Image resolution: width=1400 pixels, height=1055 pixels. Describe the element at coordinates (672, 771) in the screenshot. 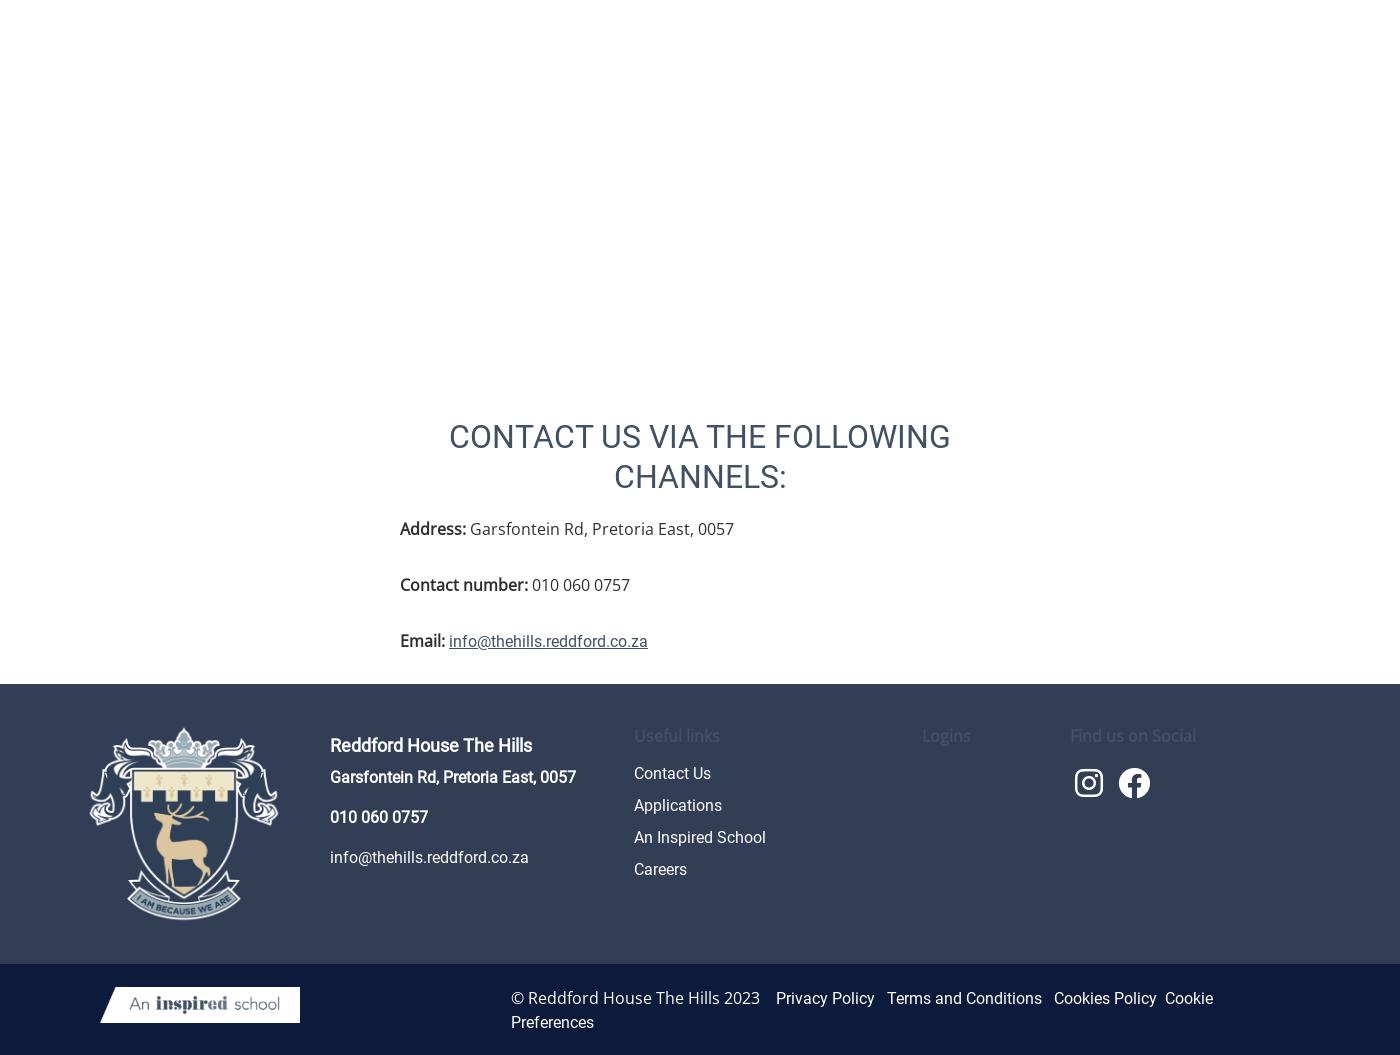

I see `'Contact Us'` at that location.